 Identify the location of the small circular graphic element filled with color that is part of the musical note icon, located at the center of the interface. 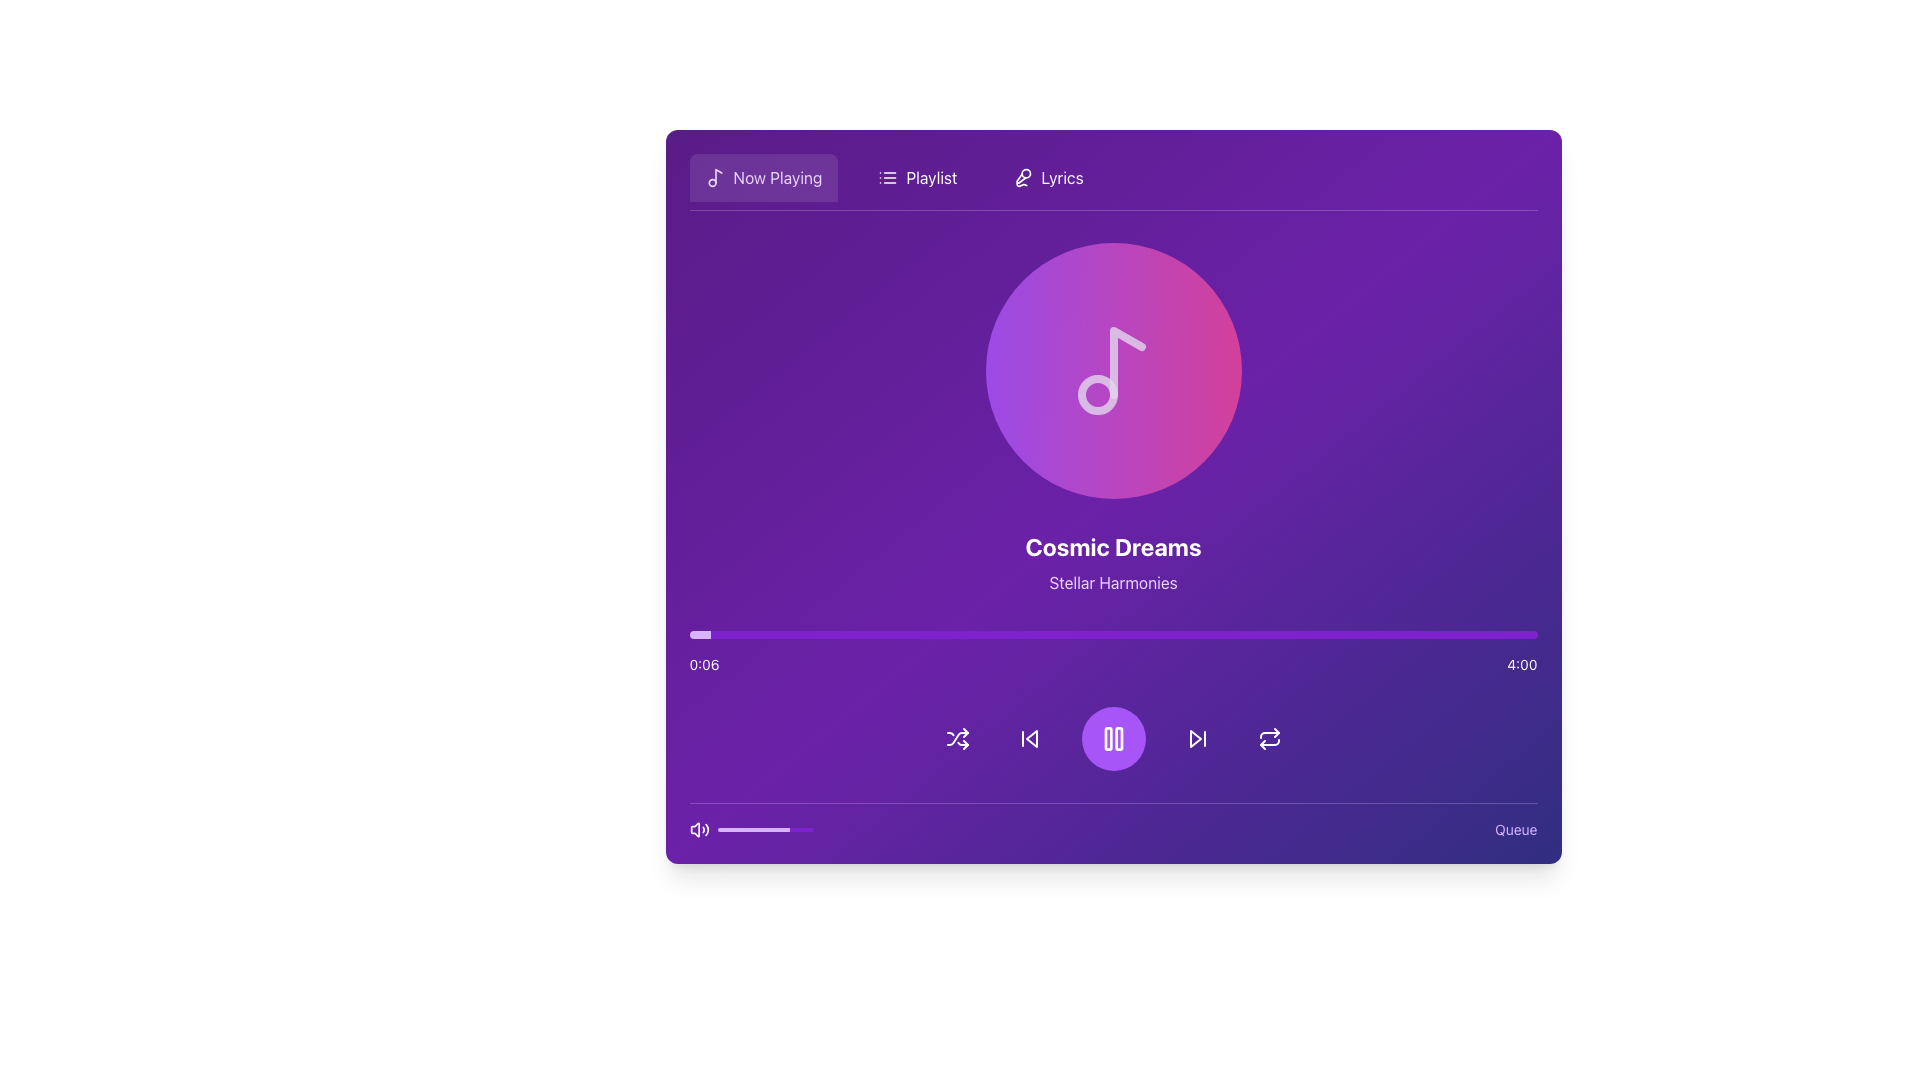
(1096, 394).